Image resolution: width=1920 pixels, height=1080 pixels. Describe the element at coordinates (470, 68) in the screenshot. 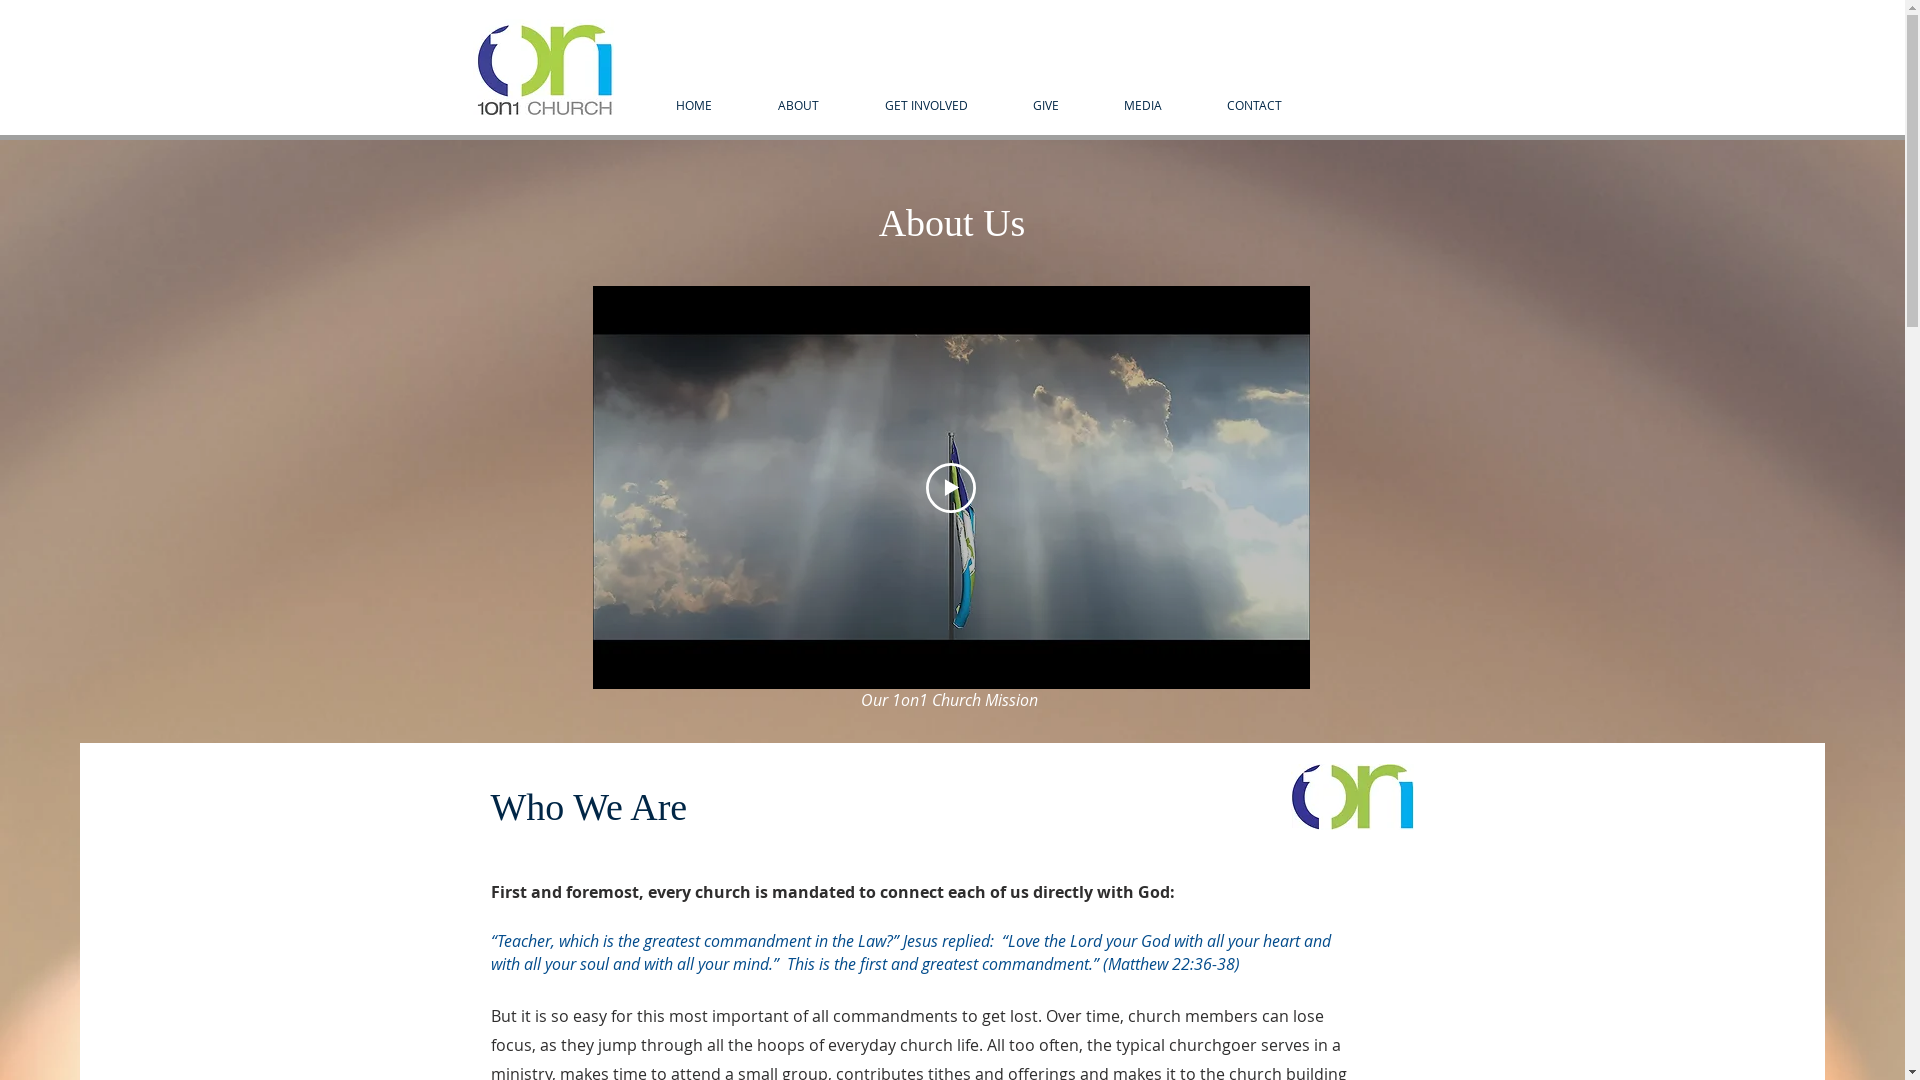

I see `'DECAL 1on1 logo bug + name.jpg'` at that location.